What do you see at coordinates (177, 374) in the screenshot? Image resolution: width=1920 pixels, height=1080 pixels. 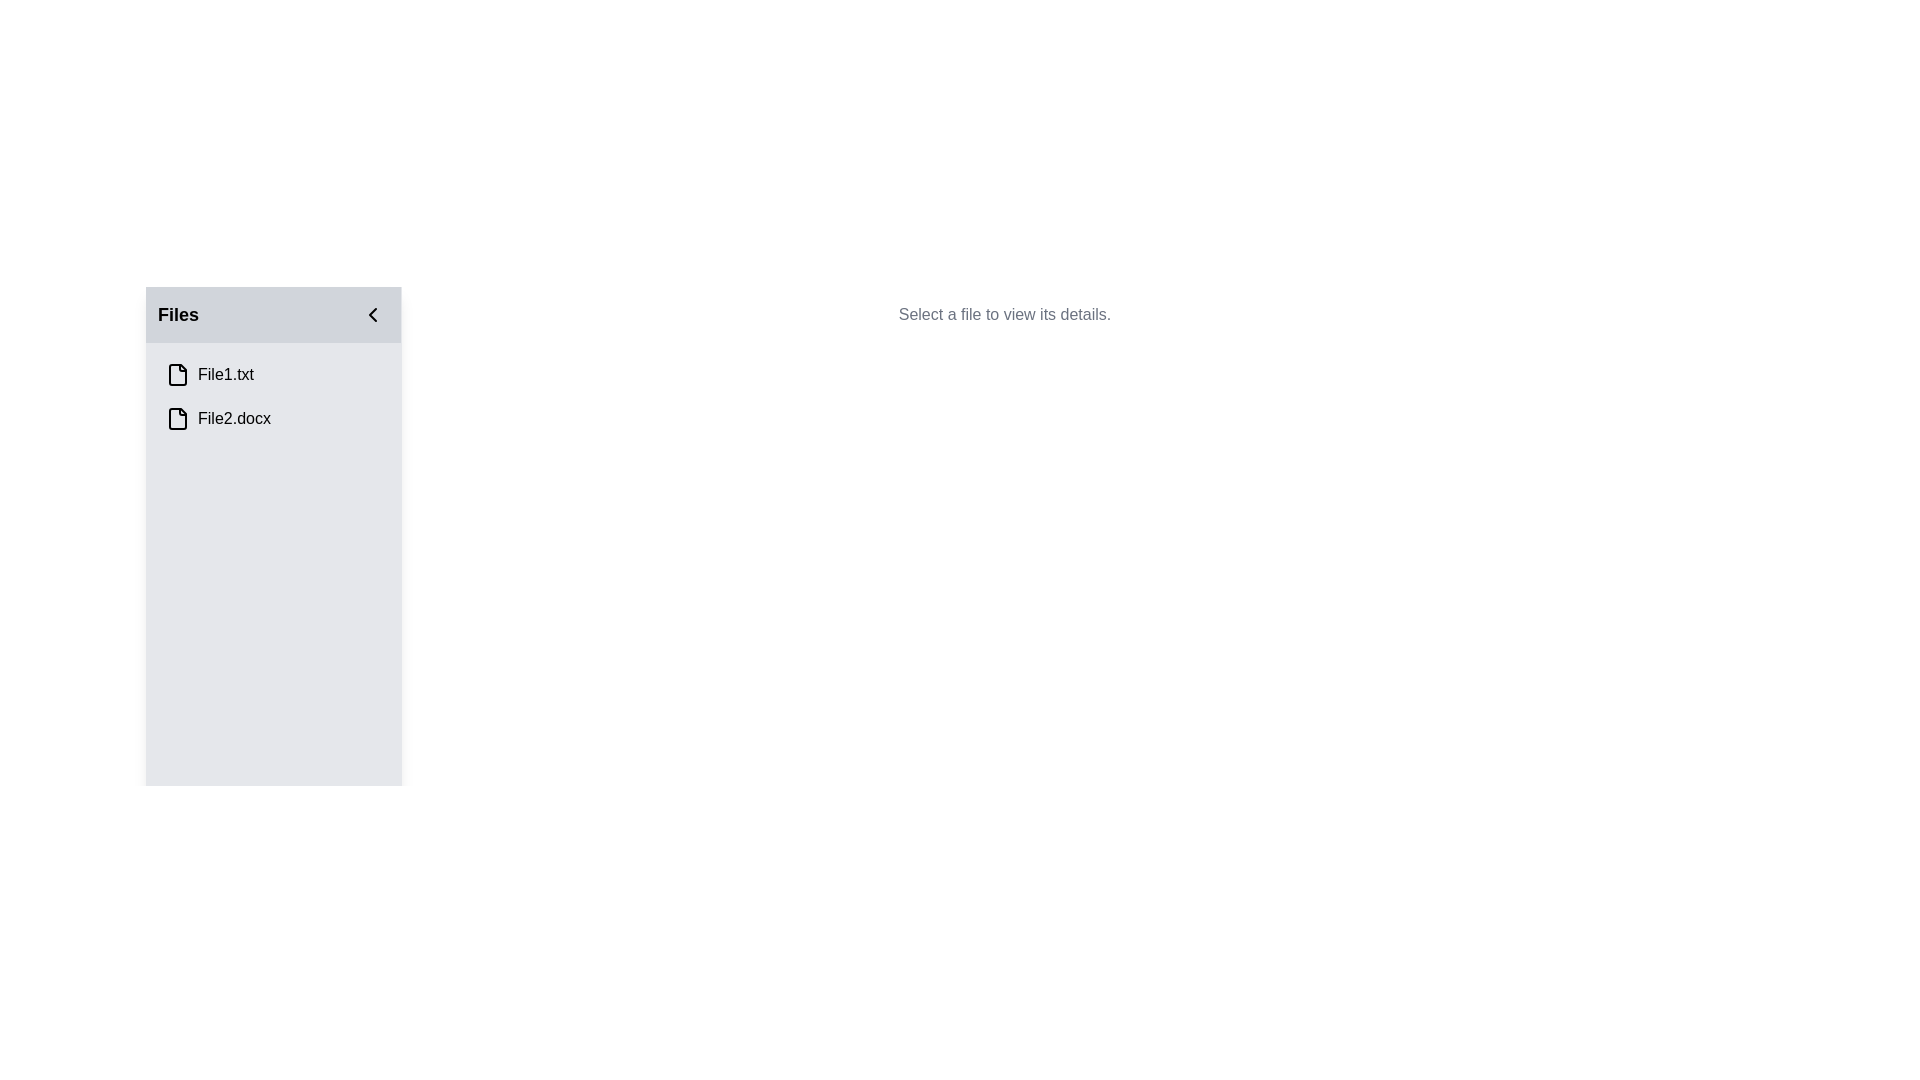 I see `SVG properties of the upper part of the document icon representing 'File1.txt' in the left panel of the file browser interface` at bounding box center [177, 374].